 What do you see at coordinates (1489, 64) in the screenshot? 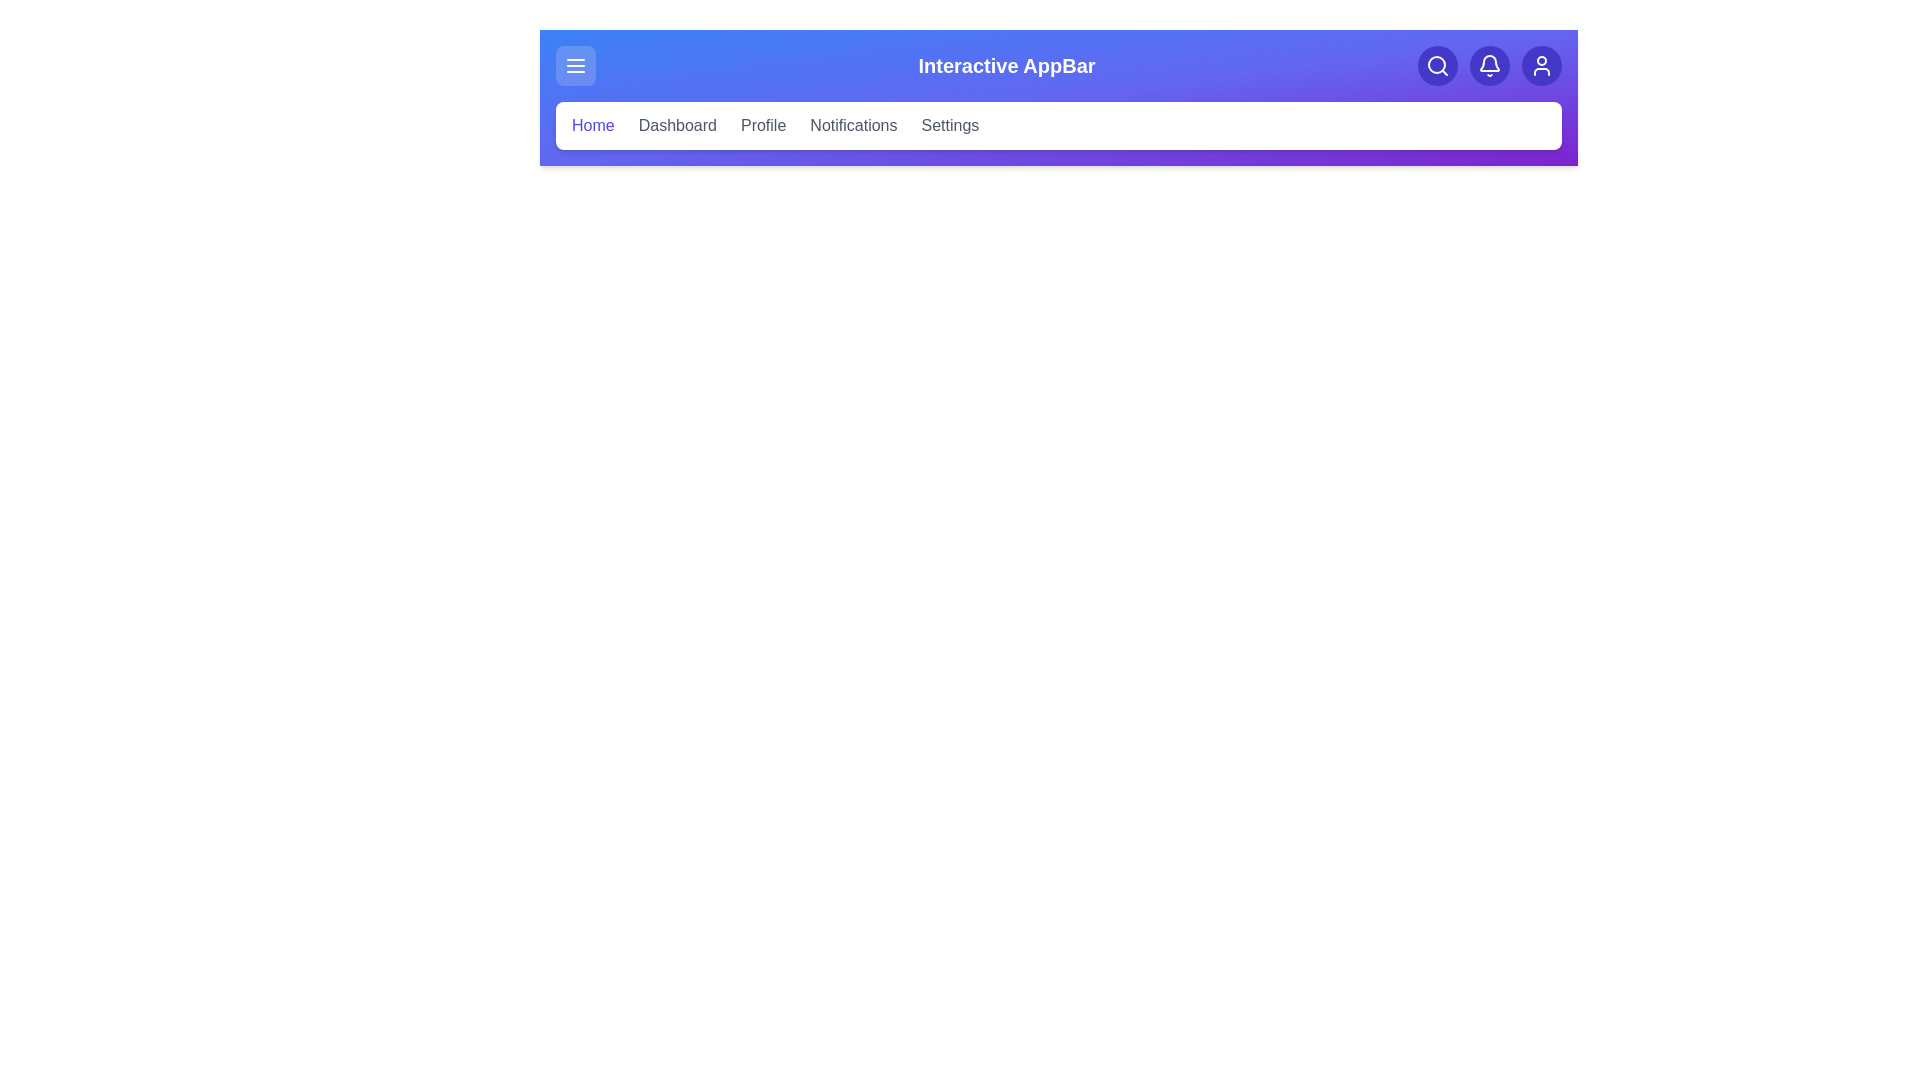
I see `the bell icon to view notifications` at bounding box center [1489, 64].